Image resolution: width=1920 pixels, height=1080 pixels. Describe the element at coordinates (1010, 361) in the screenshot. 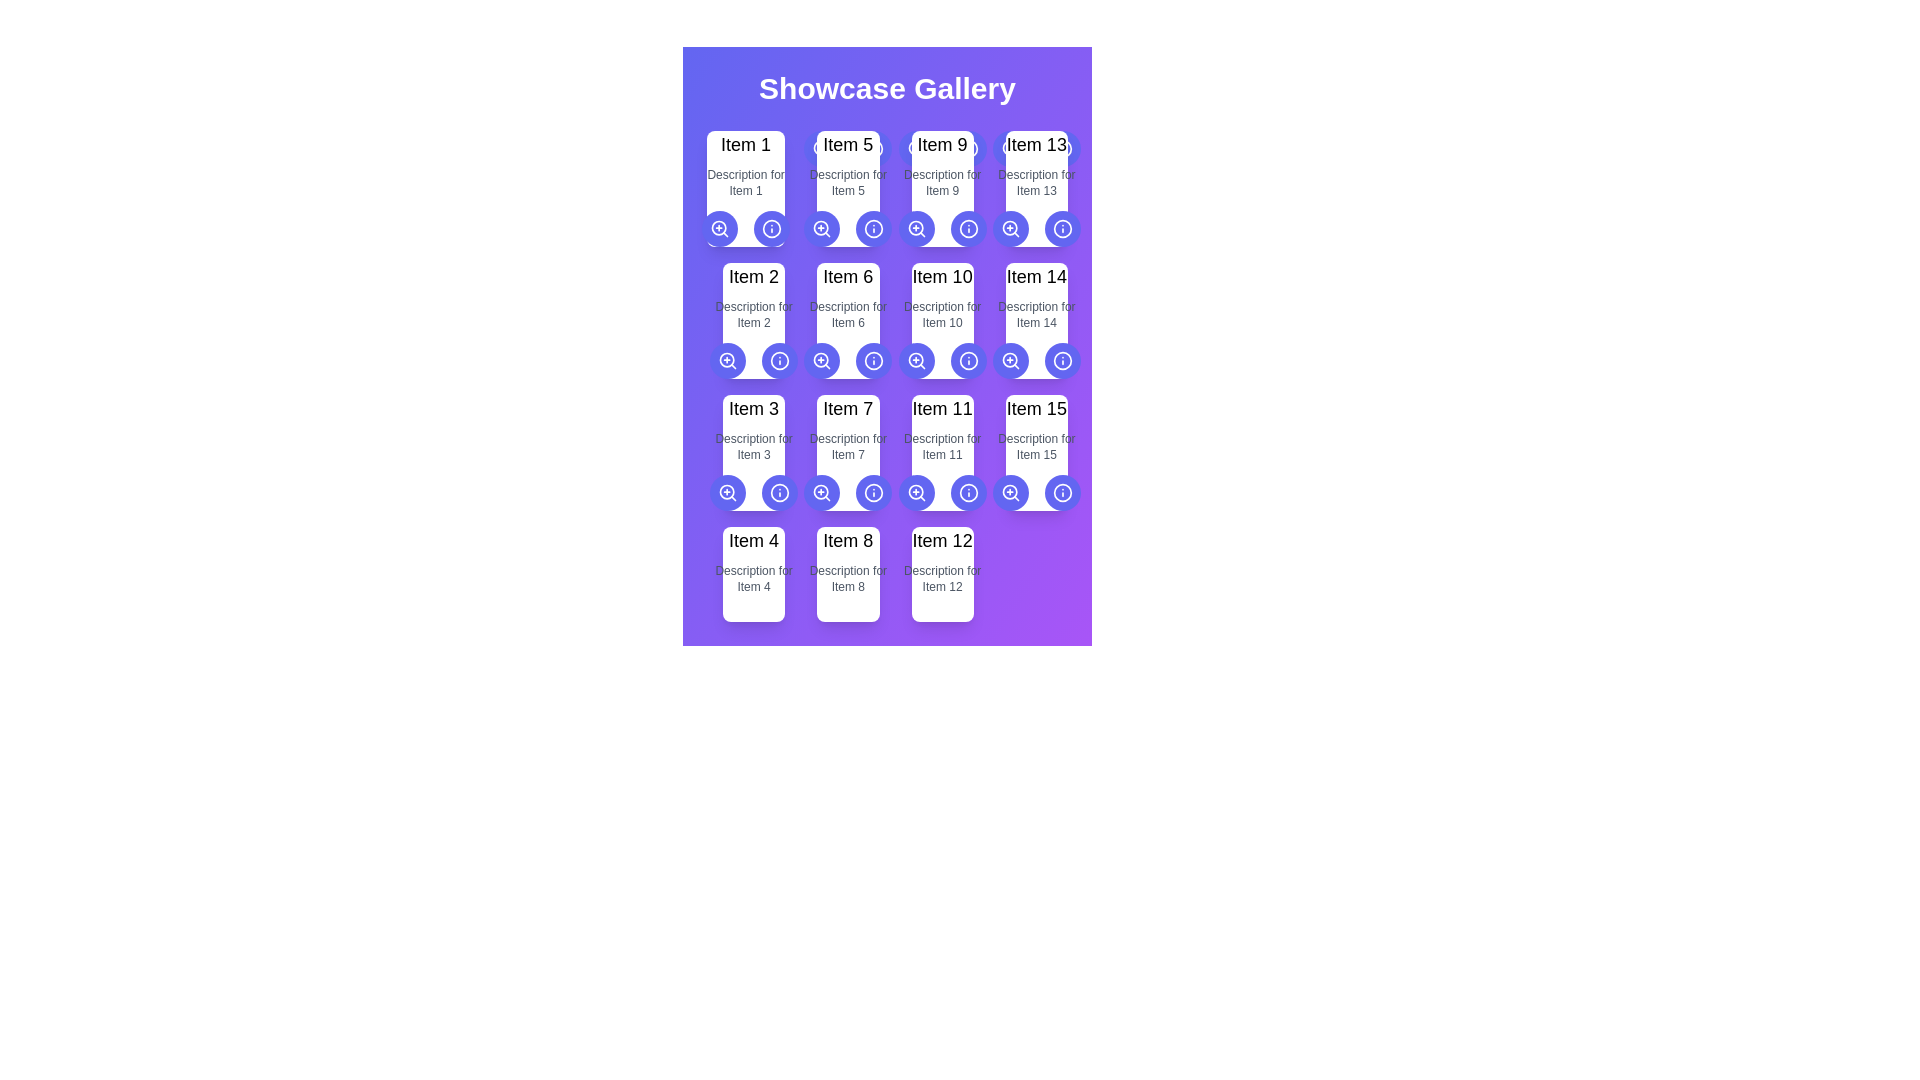

I see `the button located in the bottom-right corner of the 'Item 14' card` at that location.